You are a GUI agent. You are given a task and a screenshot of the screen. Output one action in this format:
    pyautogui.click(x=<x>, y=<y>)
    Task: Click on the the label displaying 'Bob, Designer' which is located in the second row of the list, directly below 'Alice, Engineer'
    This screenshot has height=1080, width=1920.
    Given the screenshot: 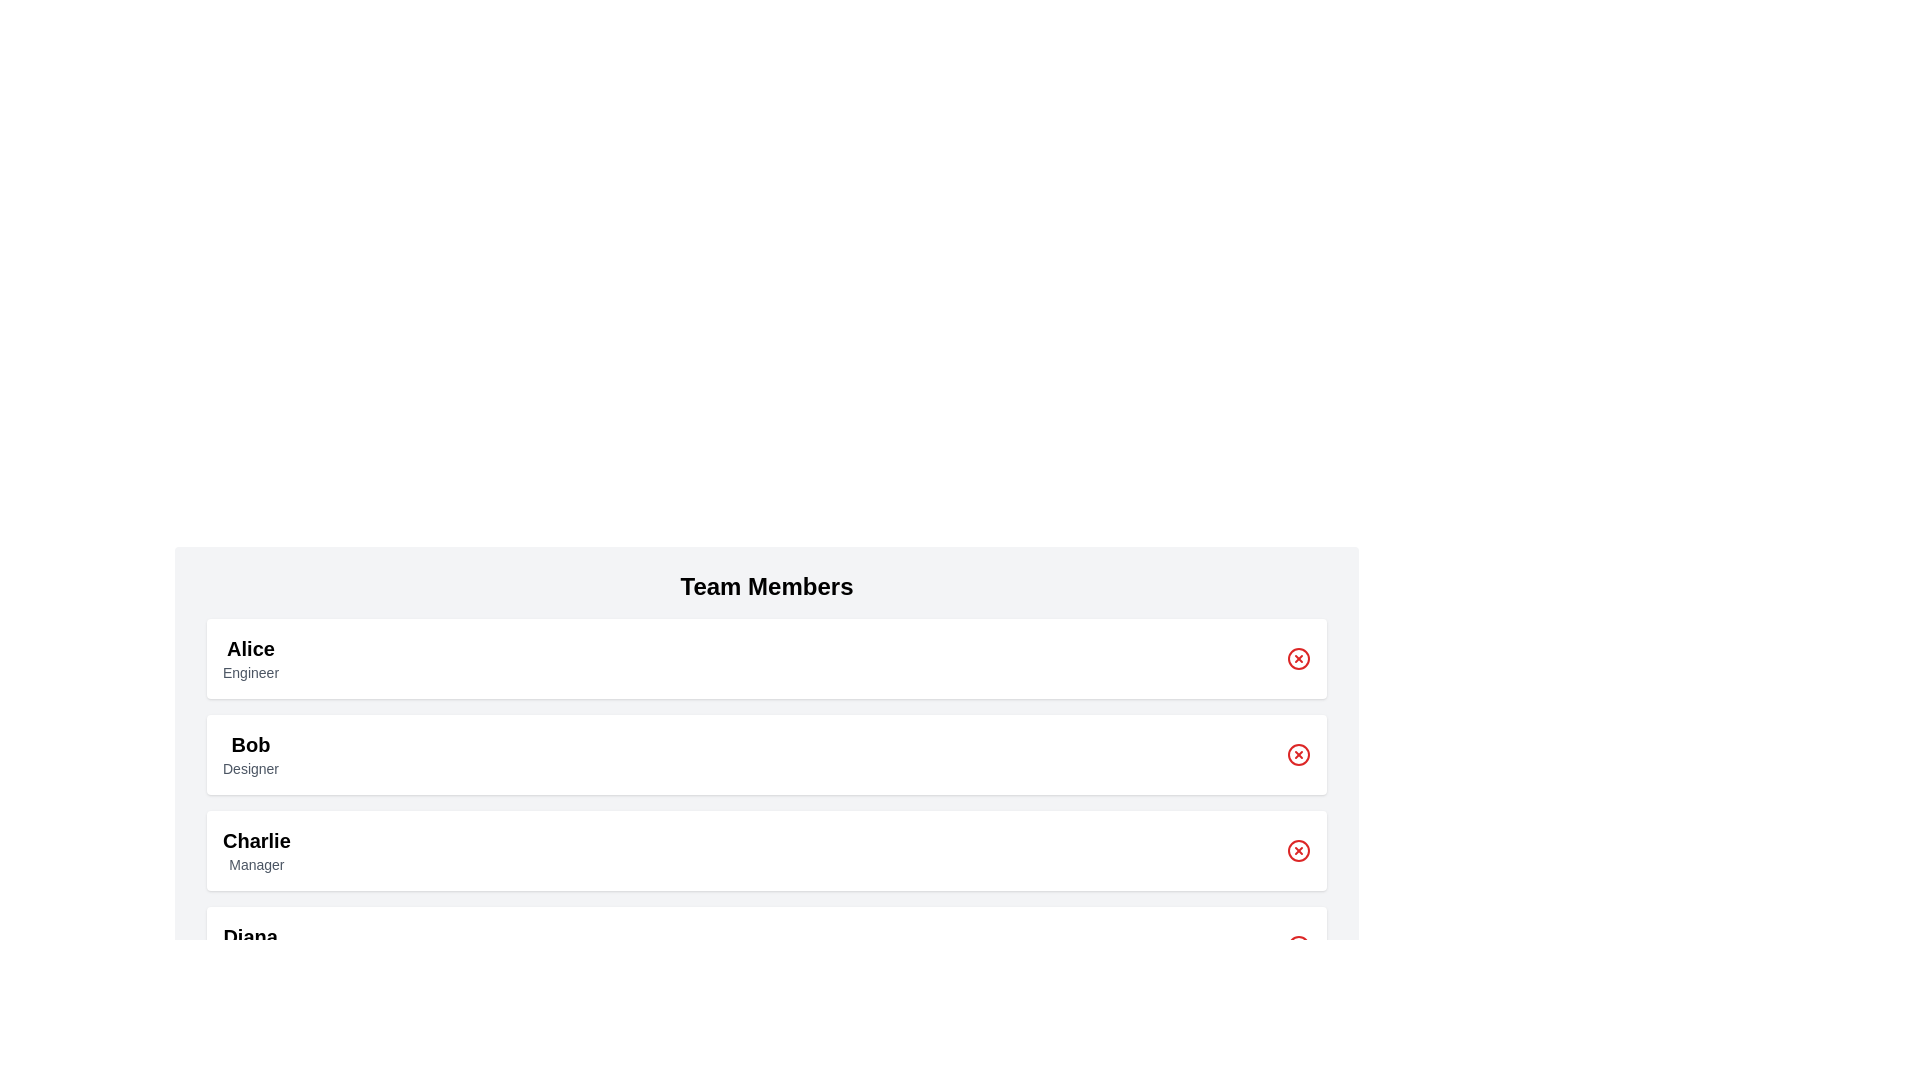 What is the action you would take?
    pyautogui.click(x=249, y=755)
    